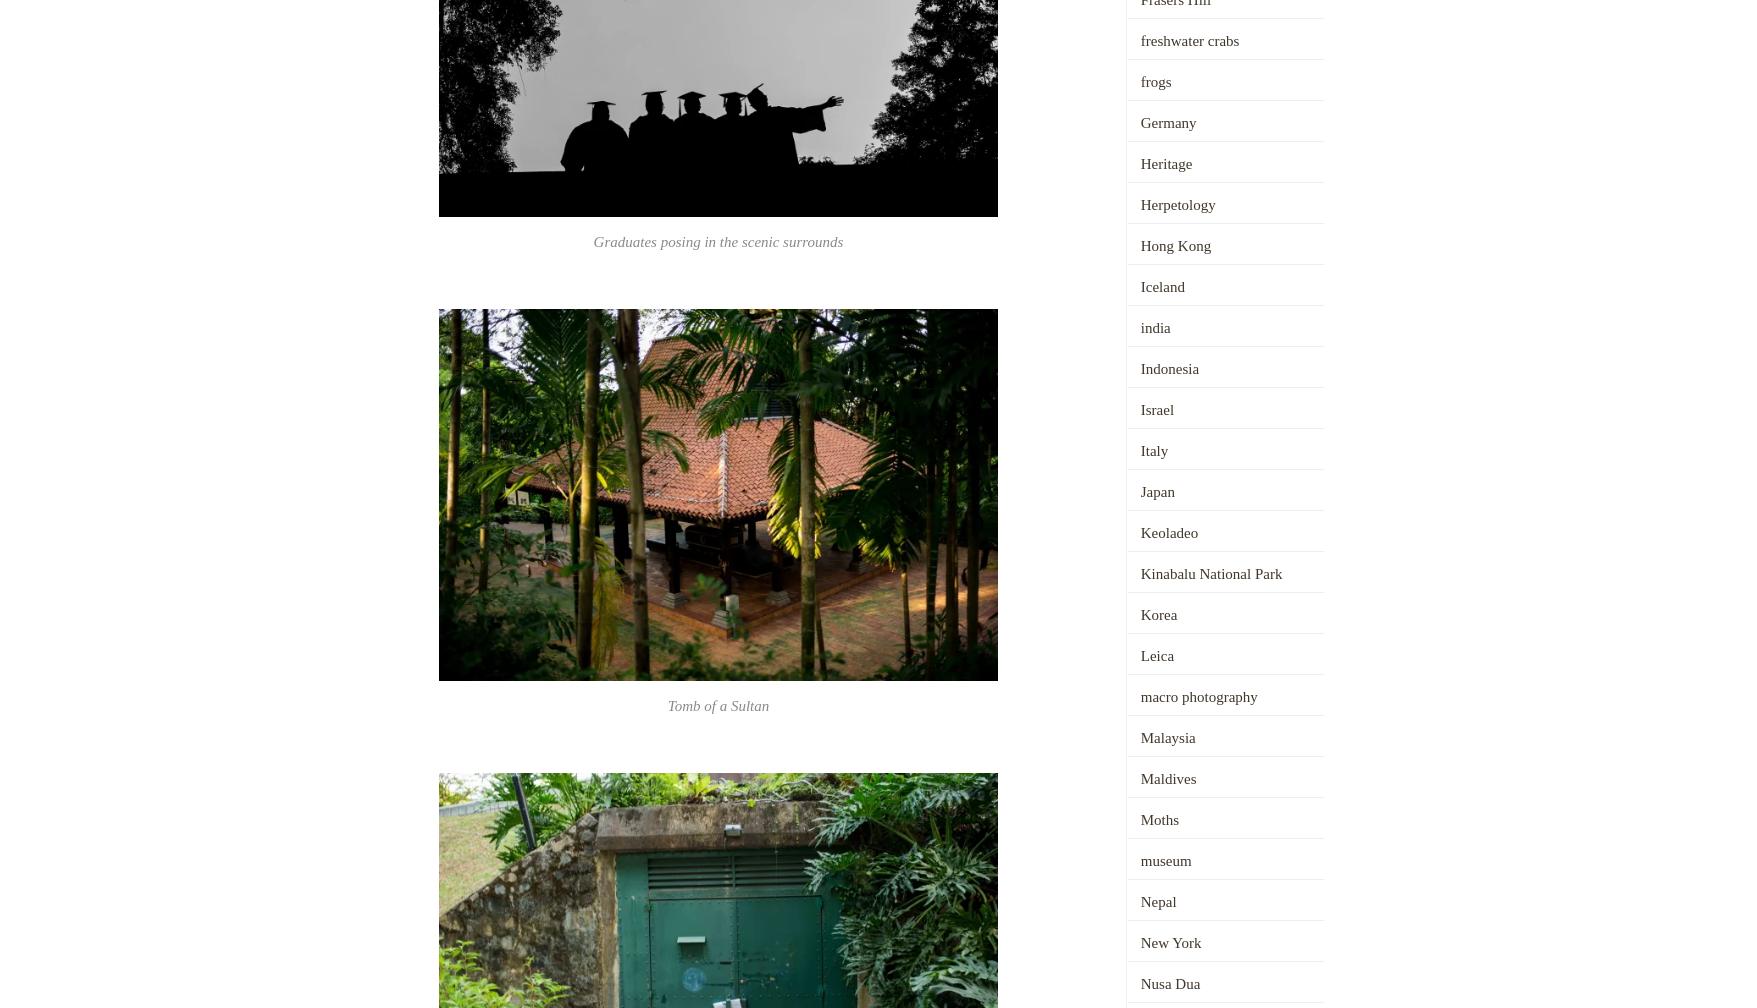  Describe the element at coordinates (1154, 81) in the screenshot. I see `'frogs'` at that location.